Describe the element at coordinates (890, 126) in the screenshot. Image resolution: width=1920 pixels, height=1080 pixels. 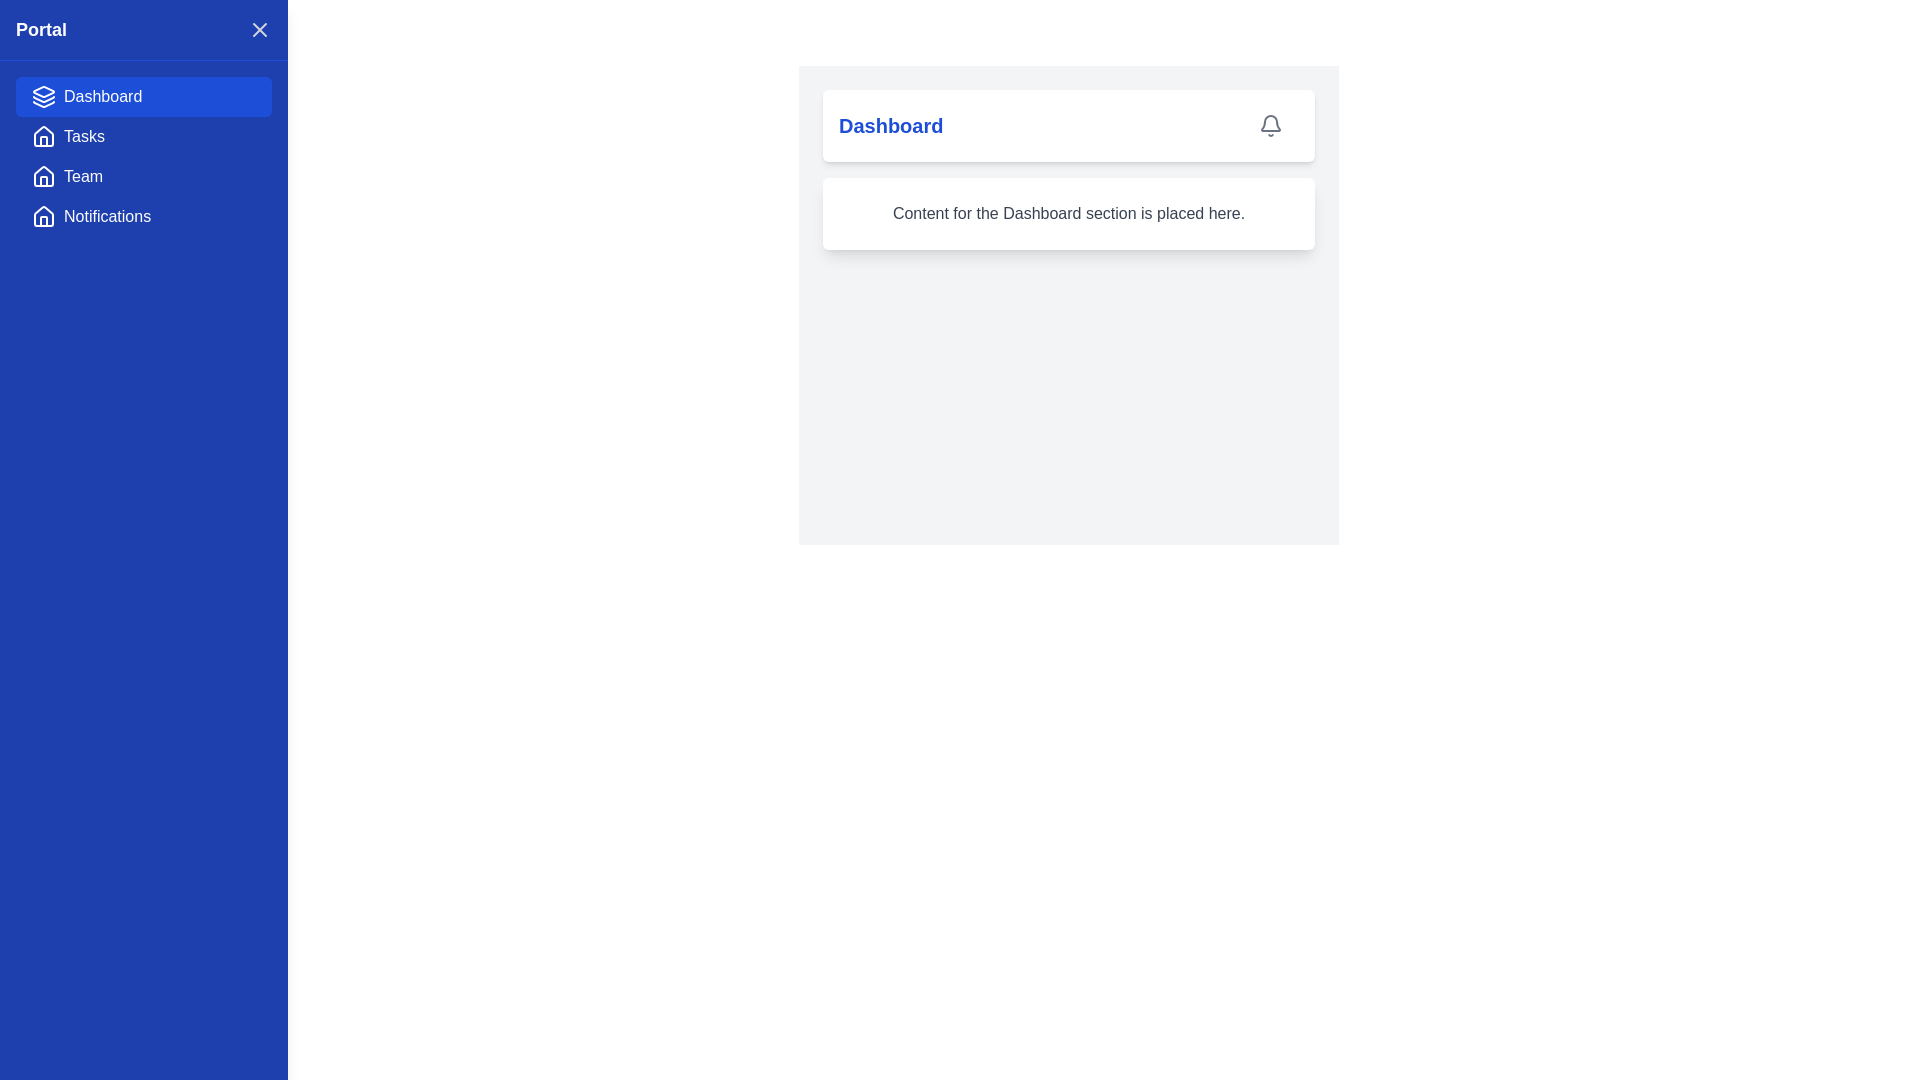
I see `the text label element that reads 'Dashboard', styled in bold blue font, located in the upper section of the white panel` at that location.